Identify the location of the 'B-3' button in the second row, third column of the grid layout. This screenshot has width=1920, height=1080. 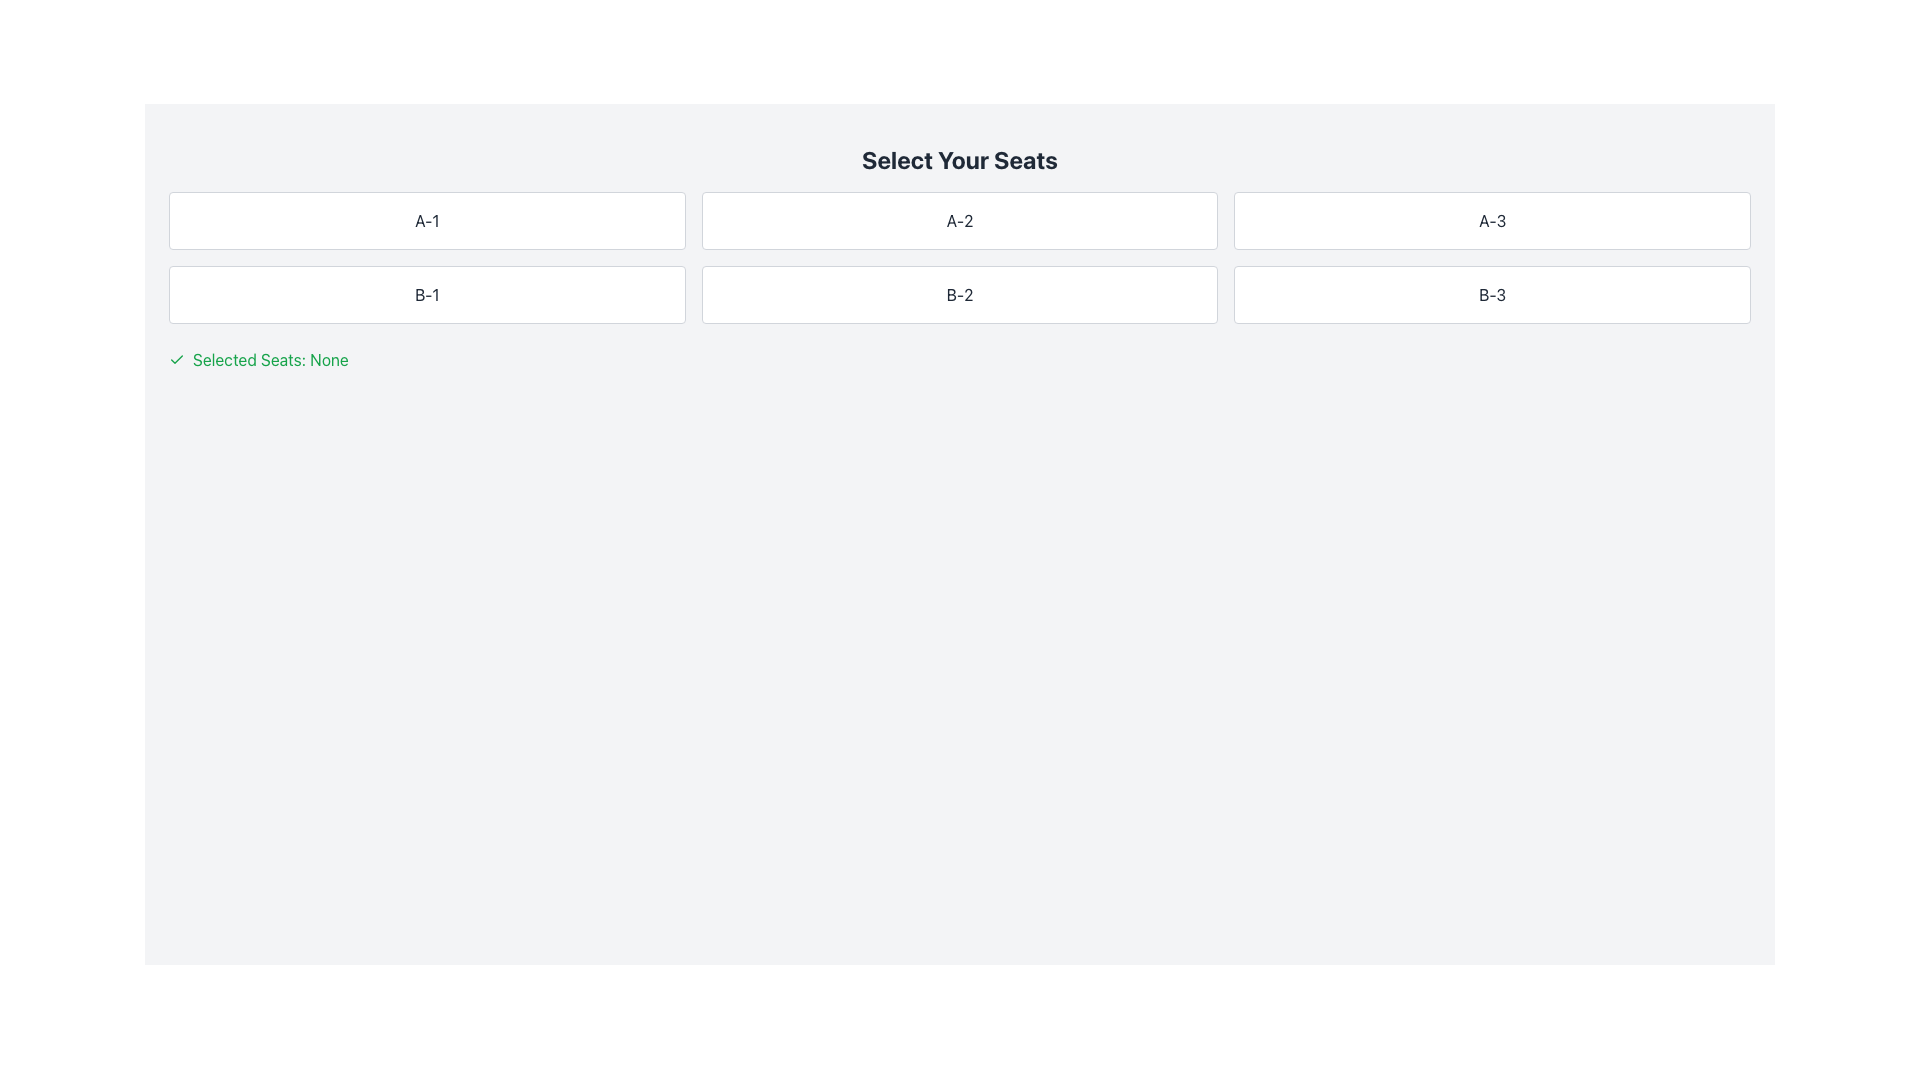
(1492, 294).